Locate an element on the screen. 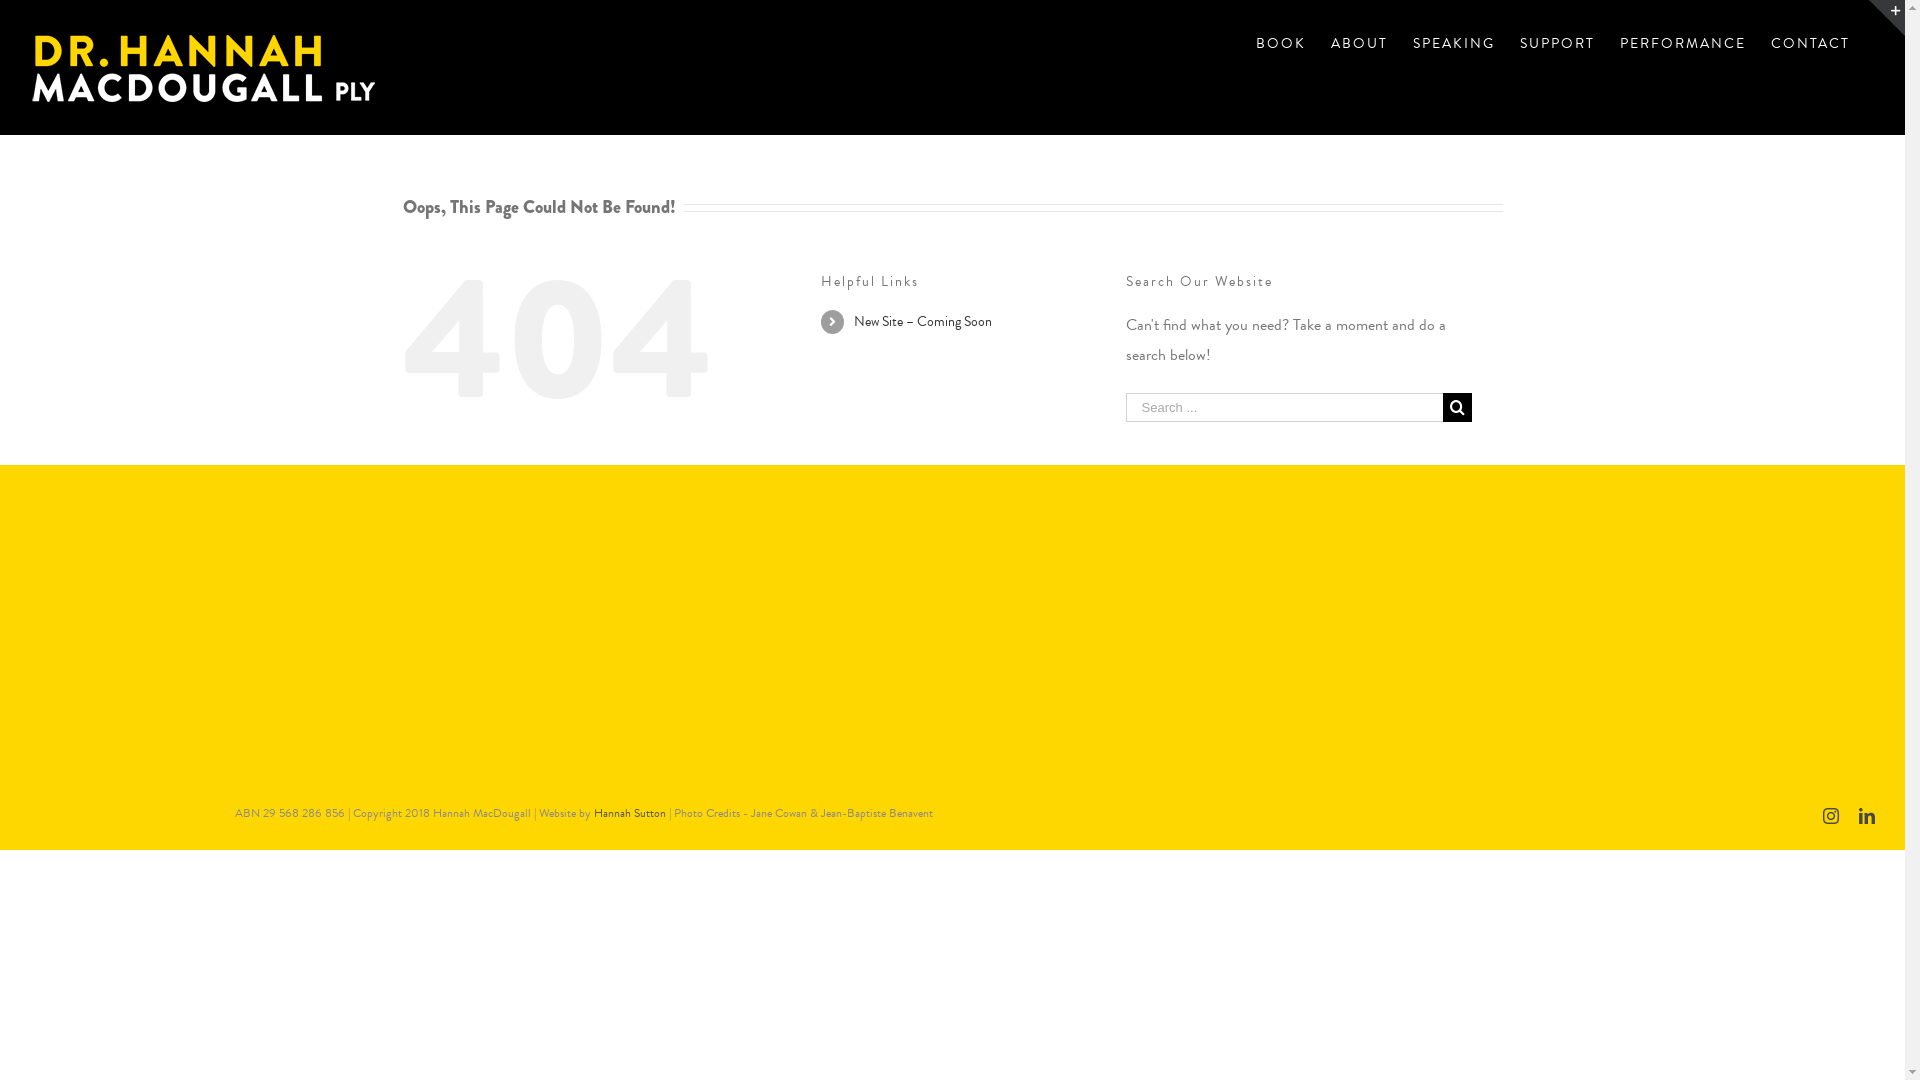 This screenshot has width=1920, height=1080. 'SUPPORT' is located at coordinates (1520, 42).